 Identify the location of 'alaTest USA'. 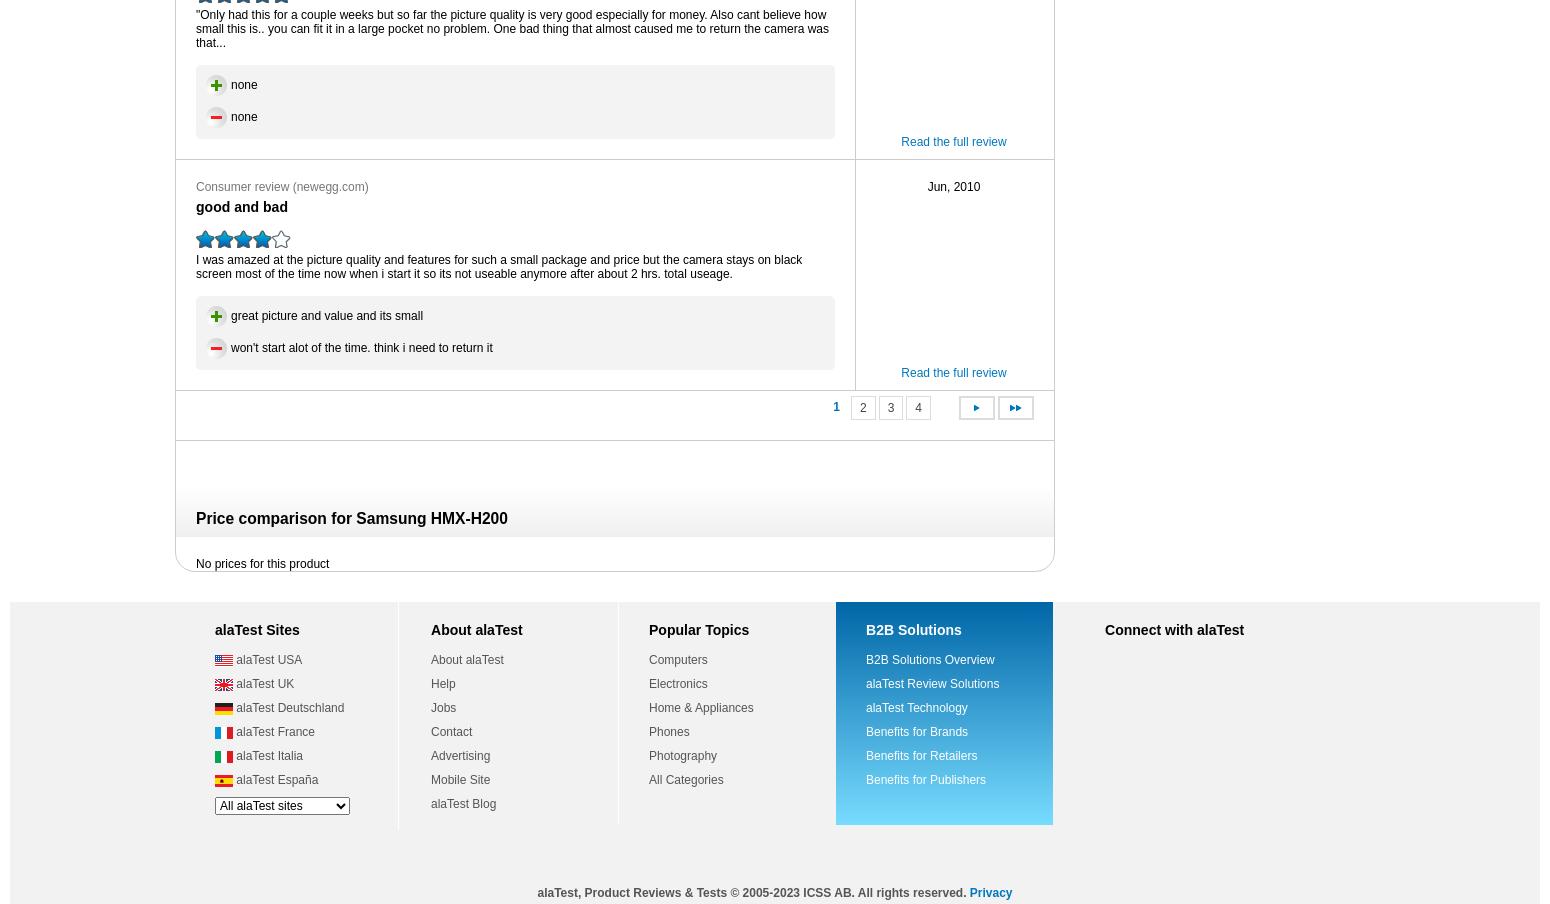
(231, 660).